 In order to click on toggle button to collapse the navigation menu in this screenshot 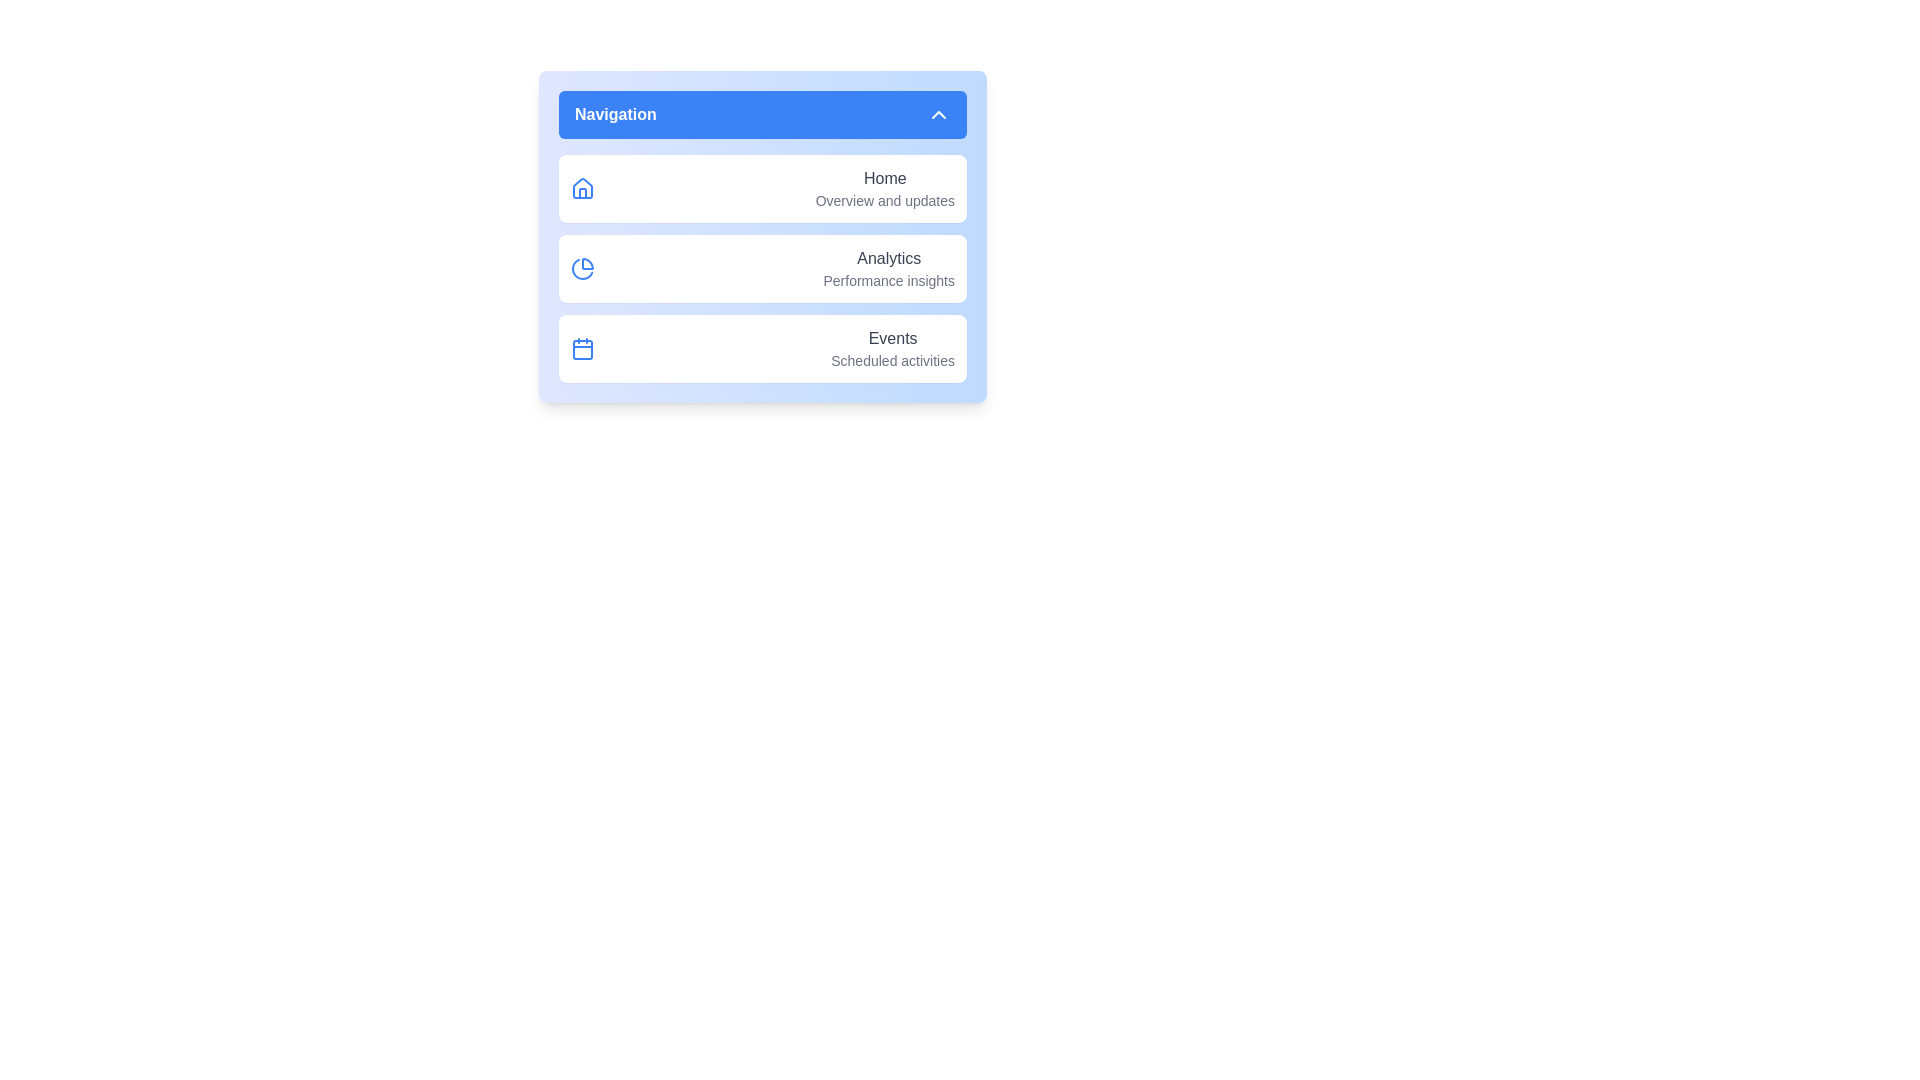, I will do `click(762, 115)`.